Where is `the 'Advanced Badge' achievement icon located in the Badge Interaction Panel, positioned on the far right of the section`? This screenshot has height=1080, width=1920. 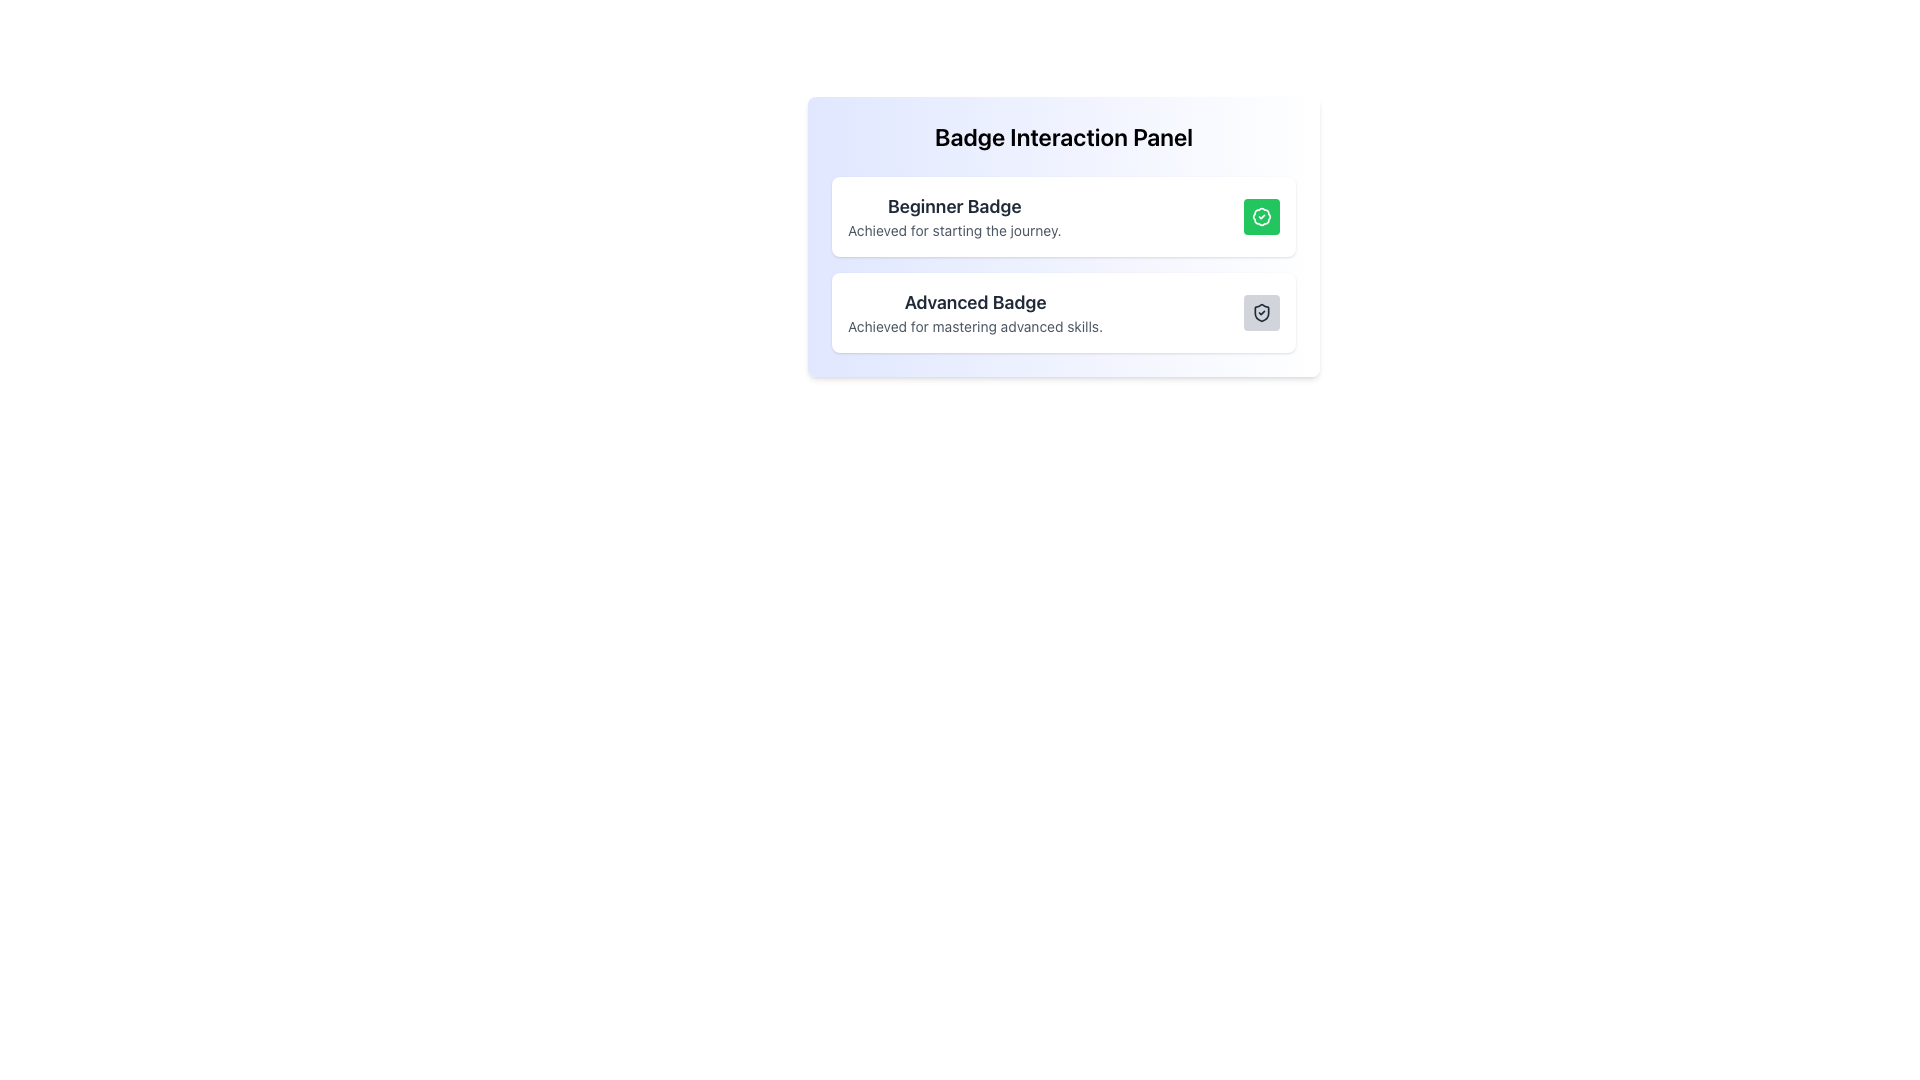
the 'Advanced Badge' achievement icon located in the Badge Interaction Panel, positioned on the far right of the section is located at coordinates (1261, 312).